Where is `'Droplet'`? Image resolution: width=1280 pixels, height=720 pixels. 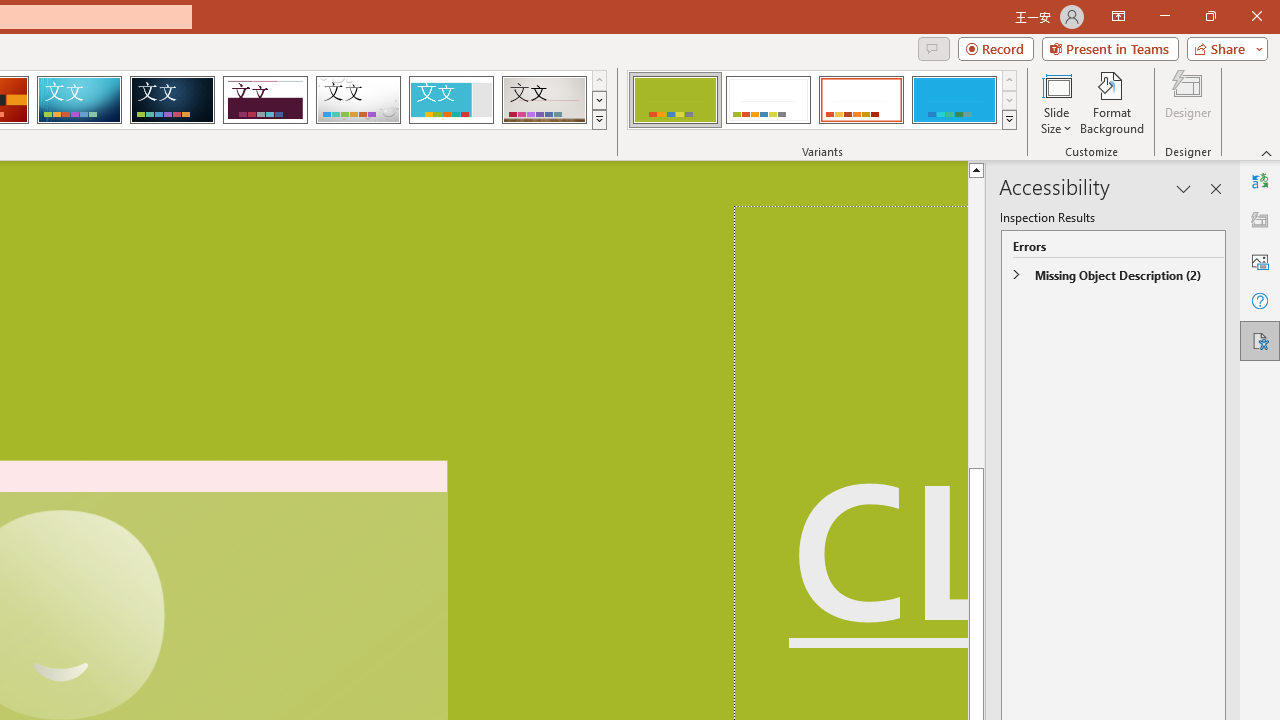
'Droplet' is located at coordinates (358, 100).